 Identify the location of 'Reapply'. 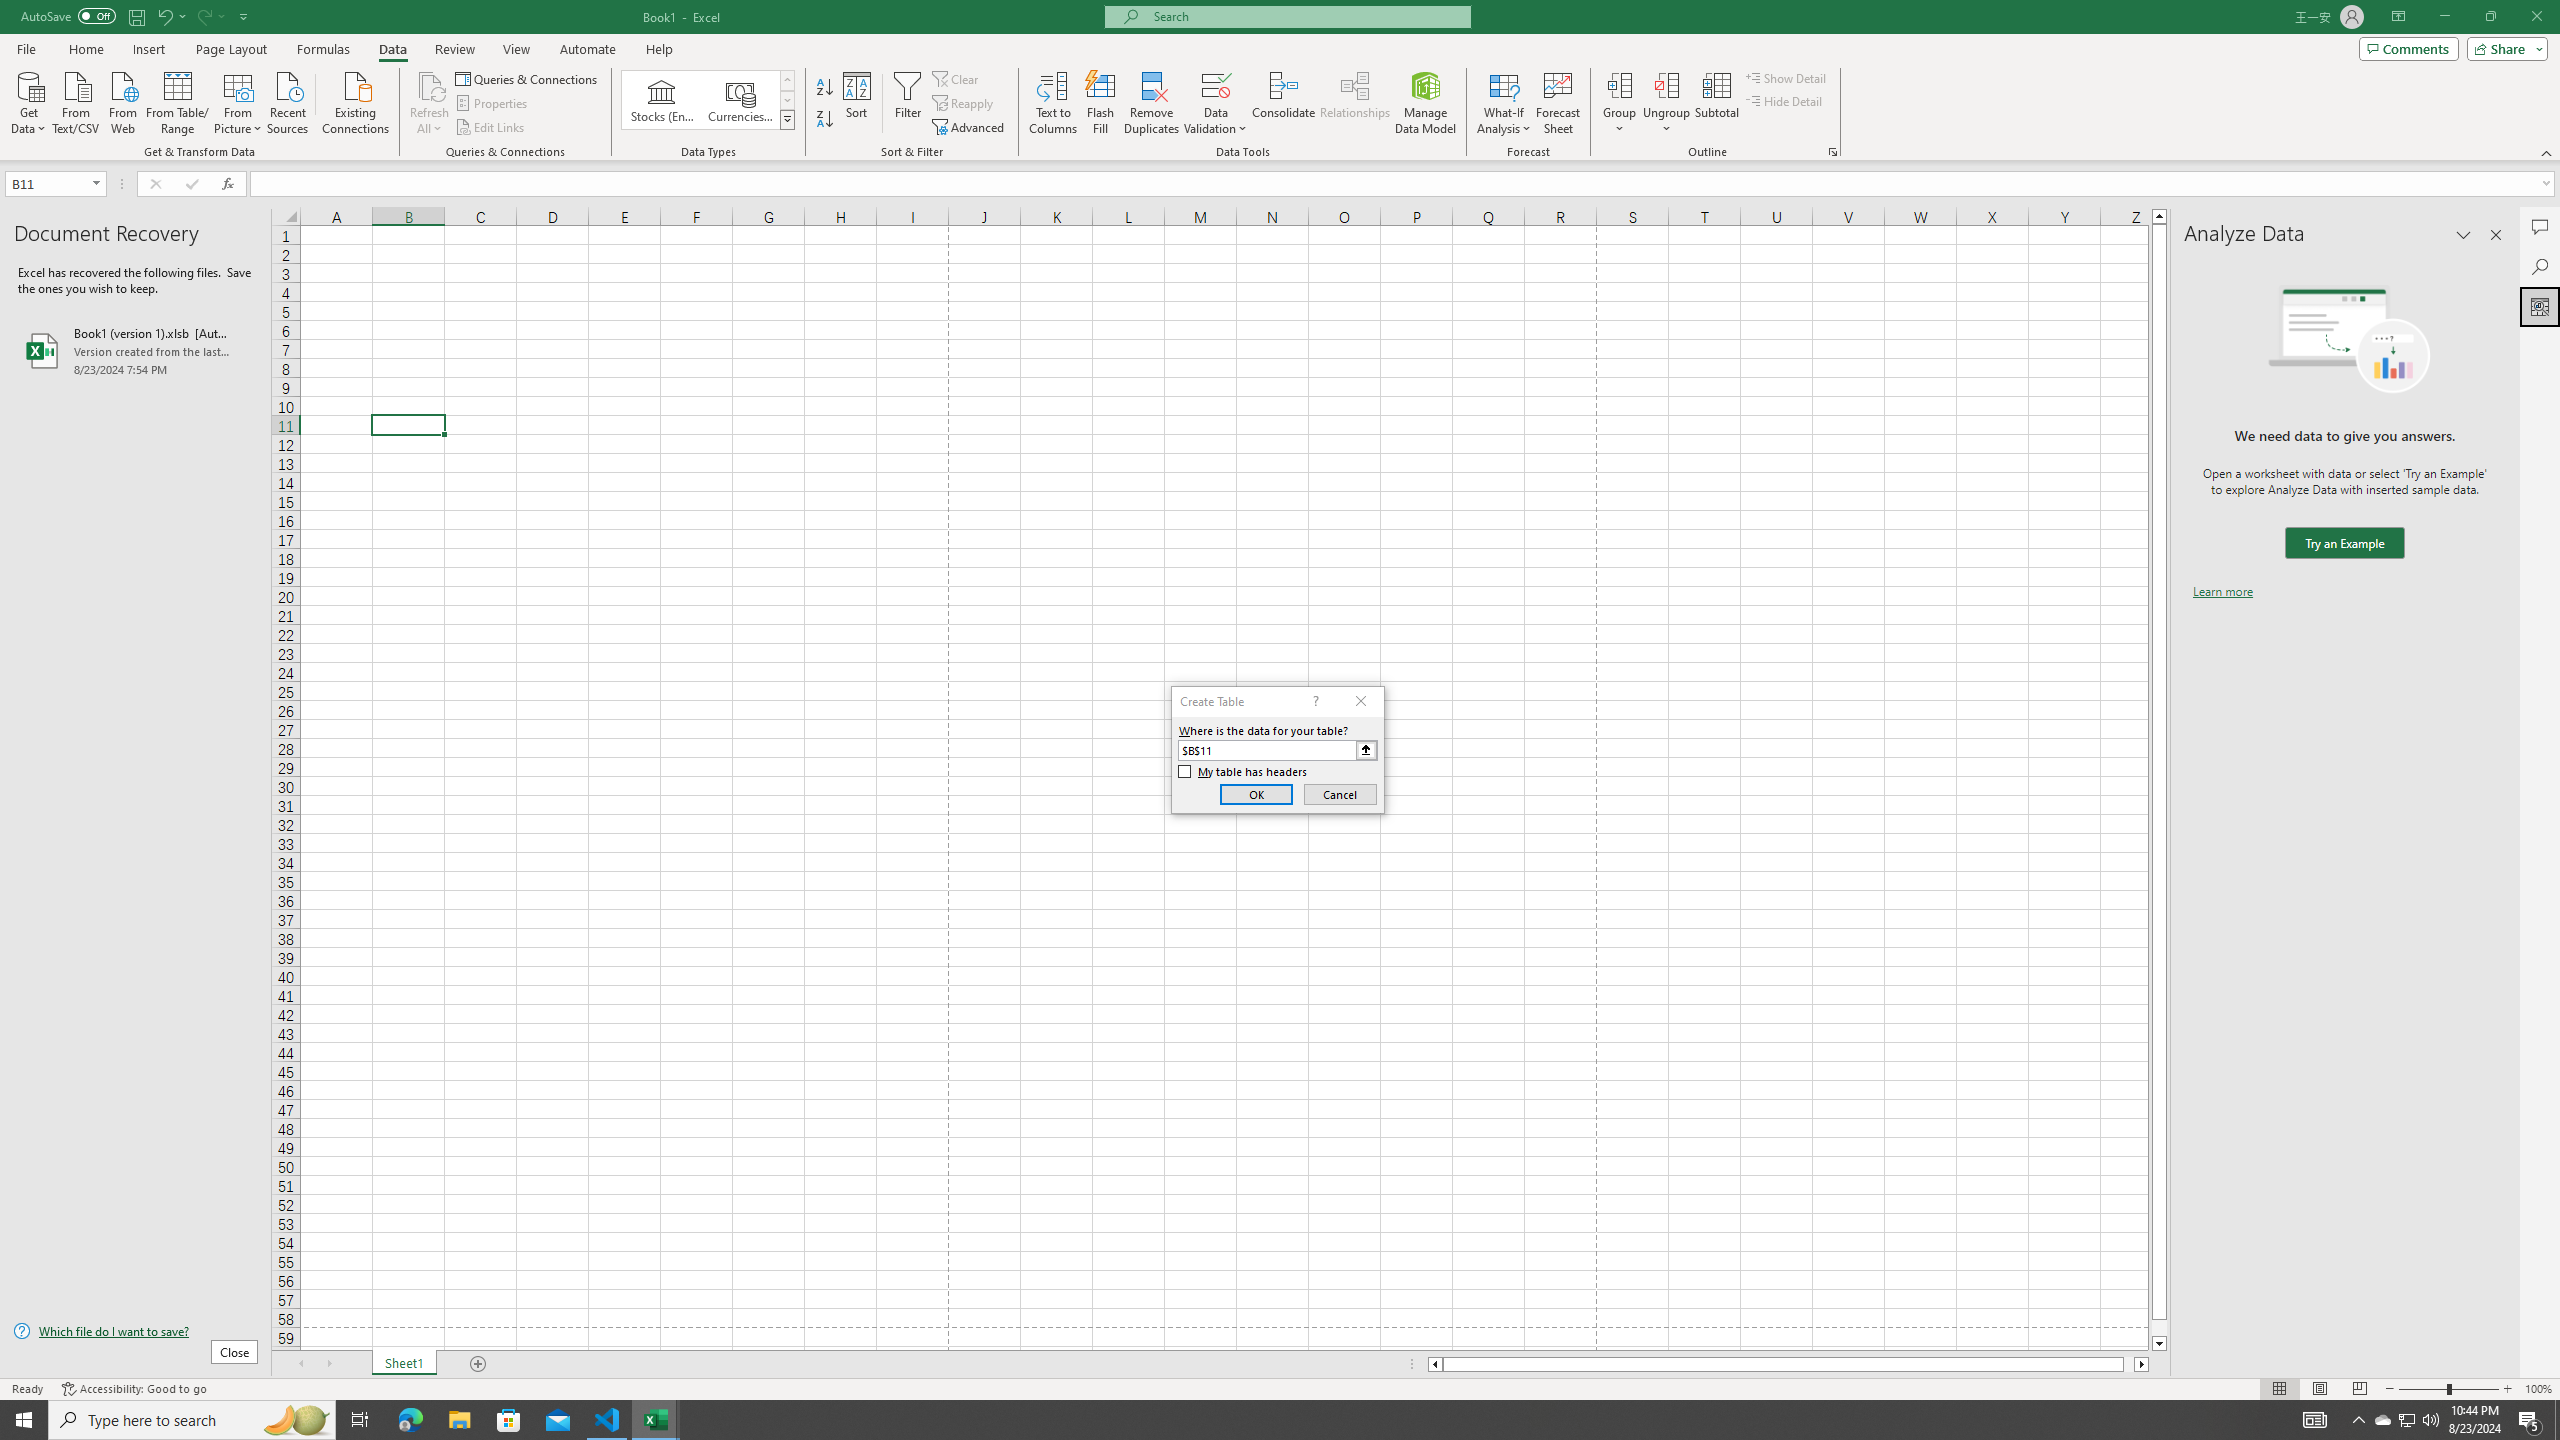
(965, 103).